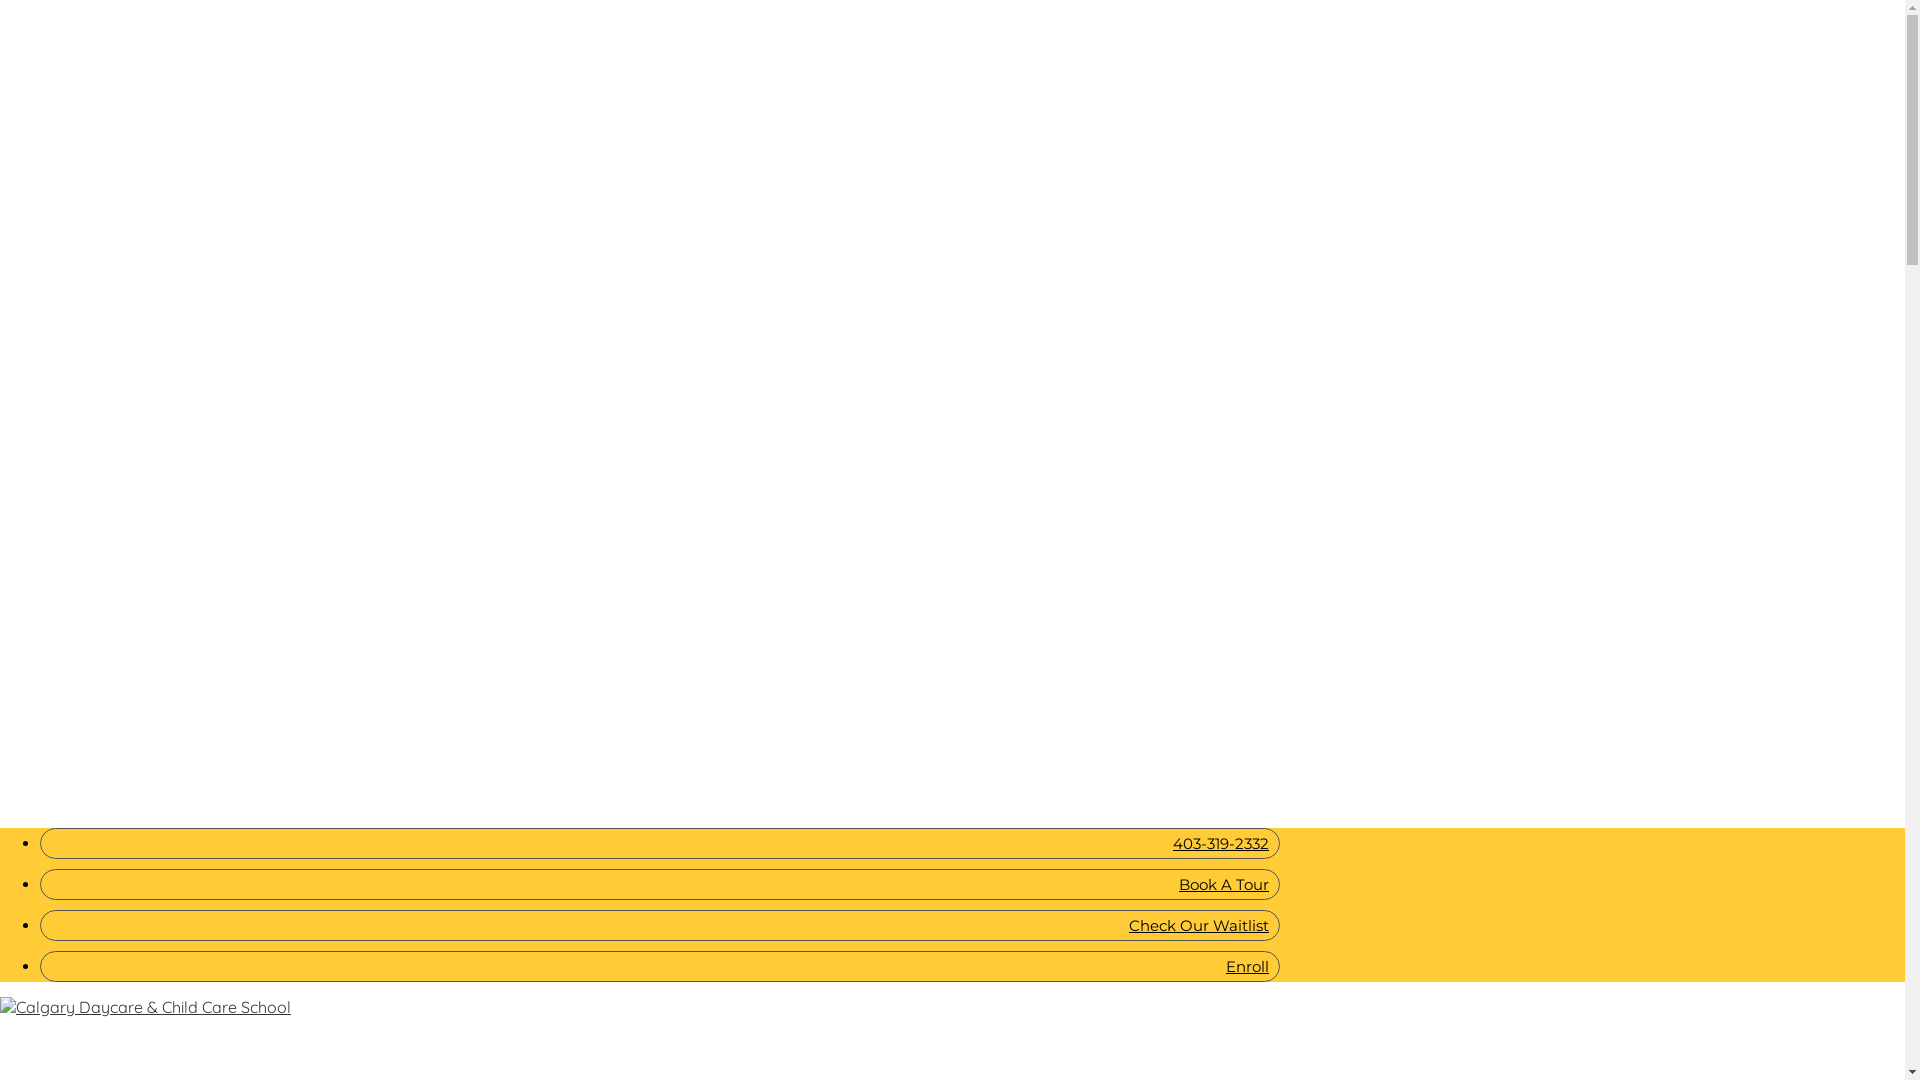  I want to click on '403-319-2332', so click(660, 843).